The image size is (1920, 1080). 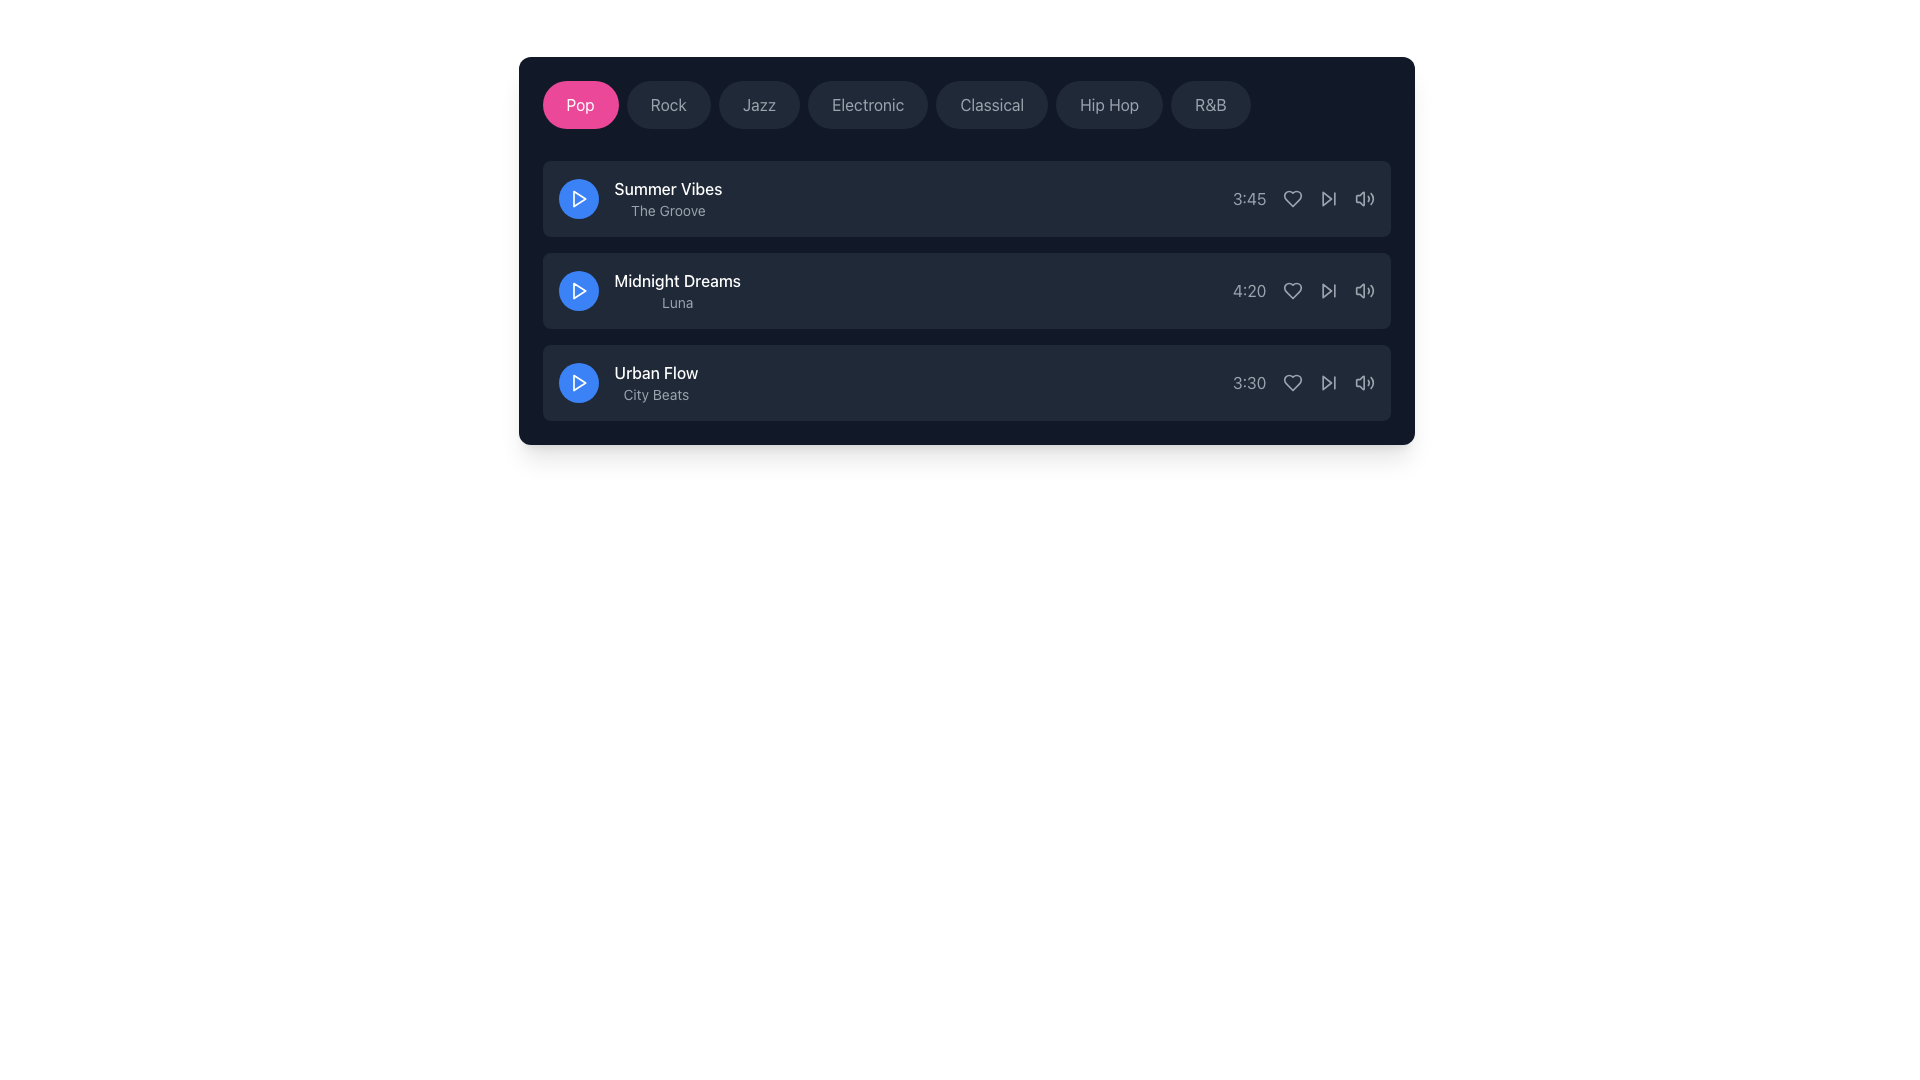 I want to click on the third interactive audio volume control icon located to the right of the time display '3:30' for the content 'Urban Flow', so click(x=1363, y=382).